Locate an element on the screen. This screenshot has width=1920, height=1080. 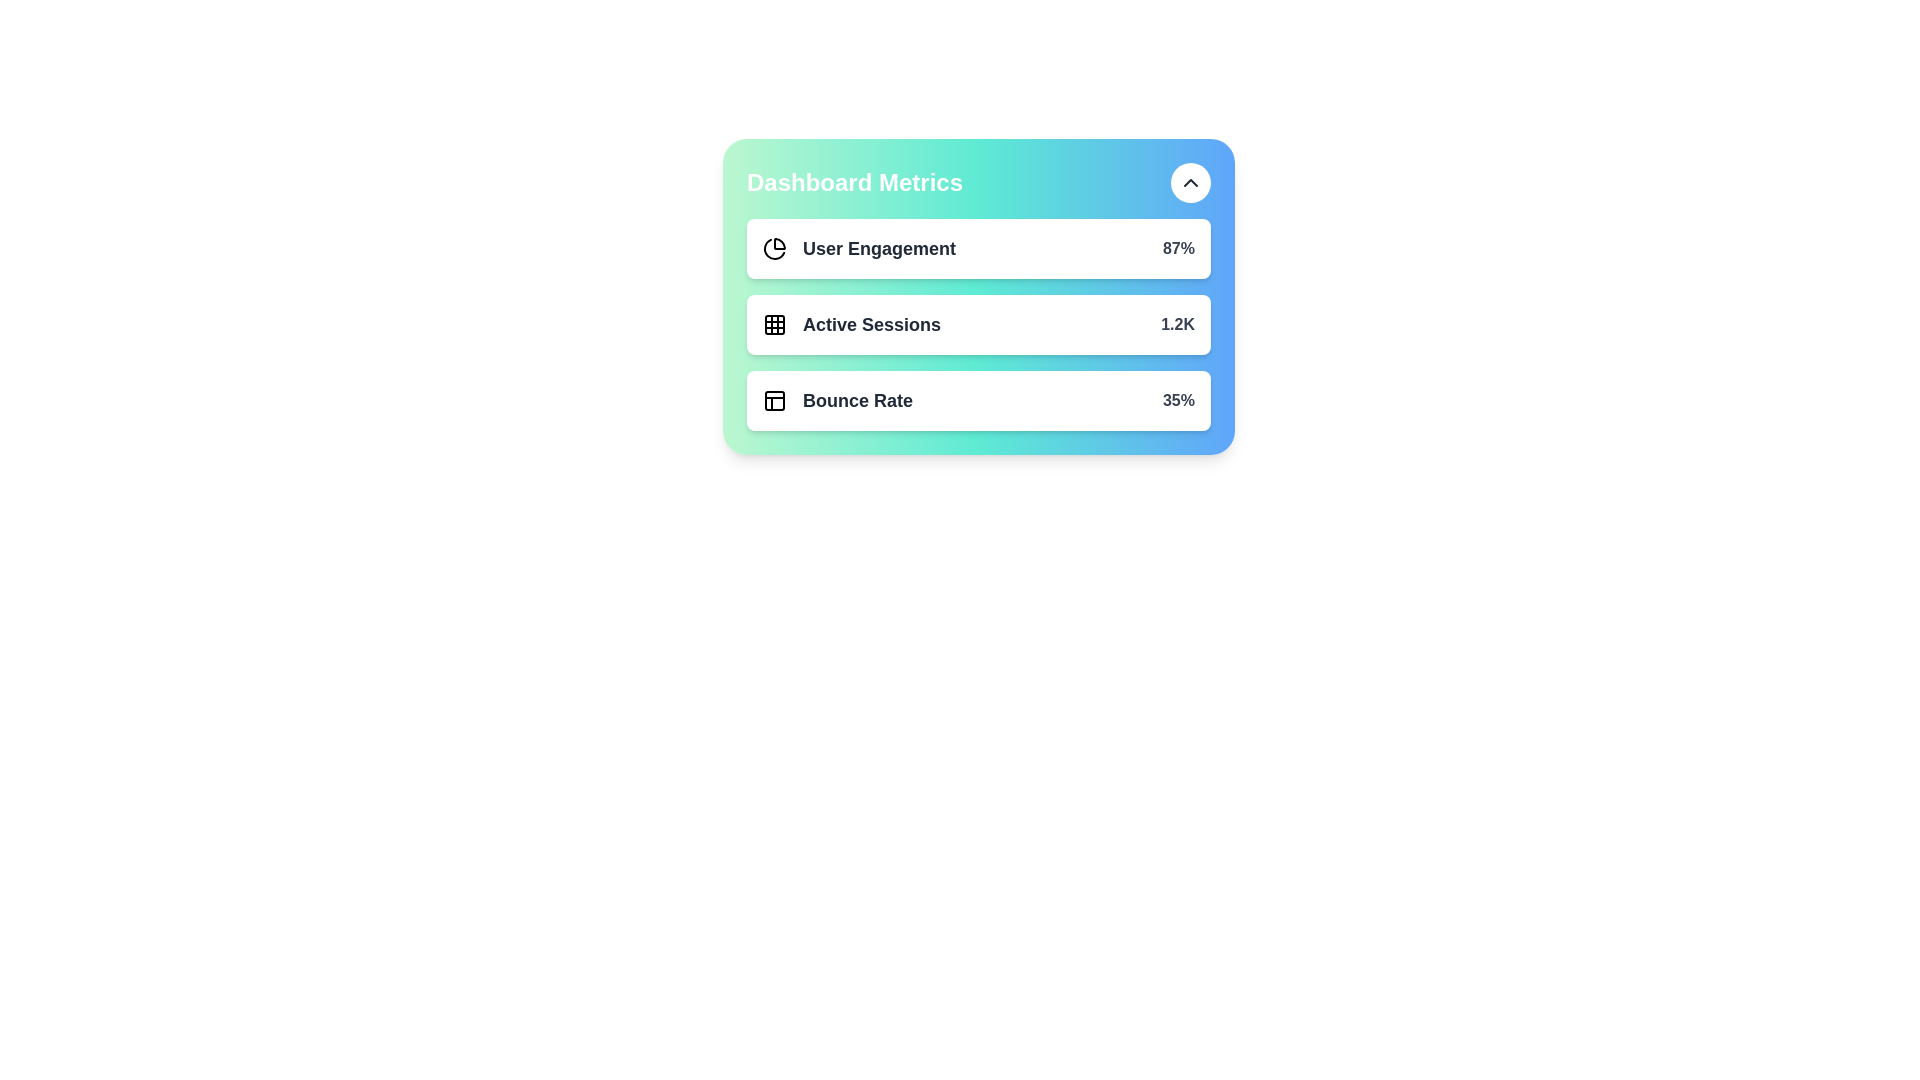
the icon next to the metric User Engagement is located at coordinates (773, 248).